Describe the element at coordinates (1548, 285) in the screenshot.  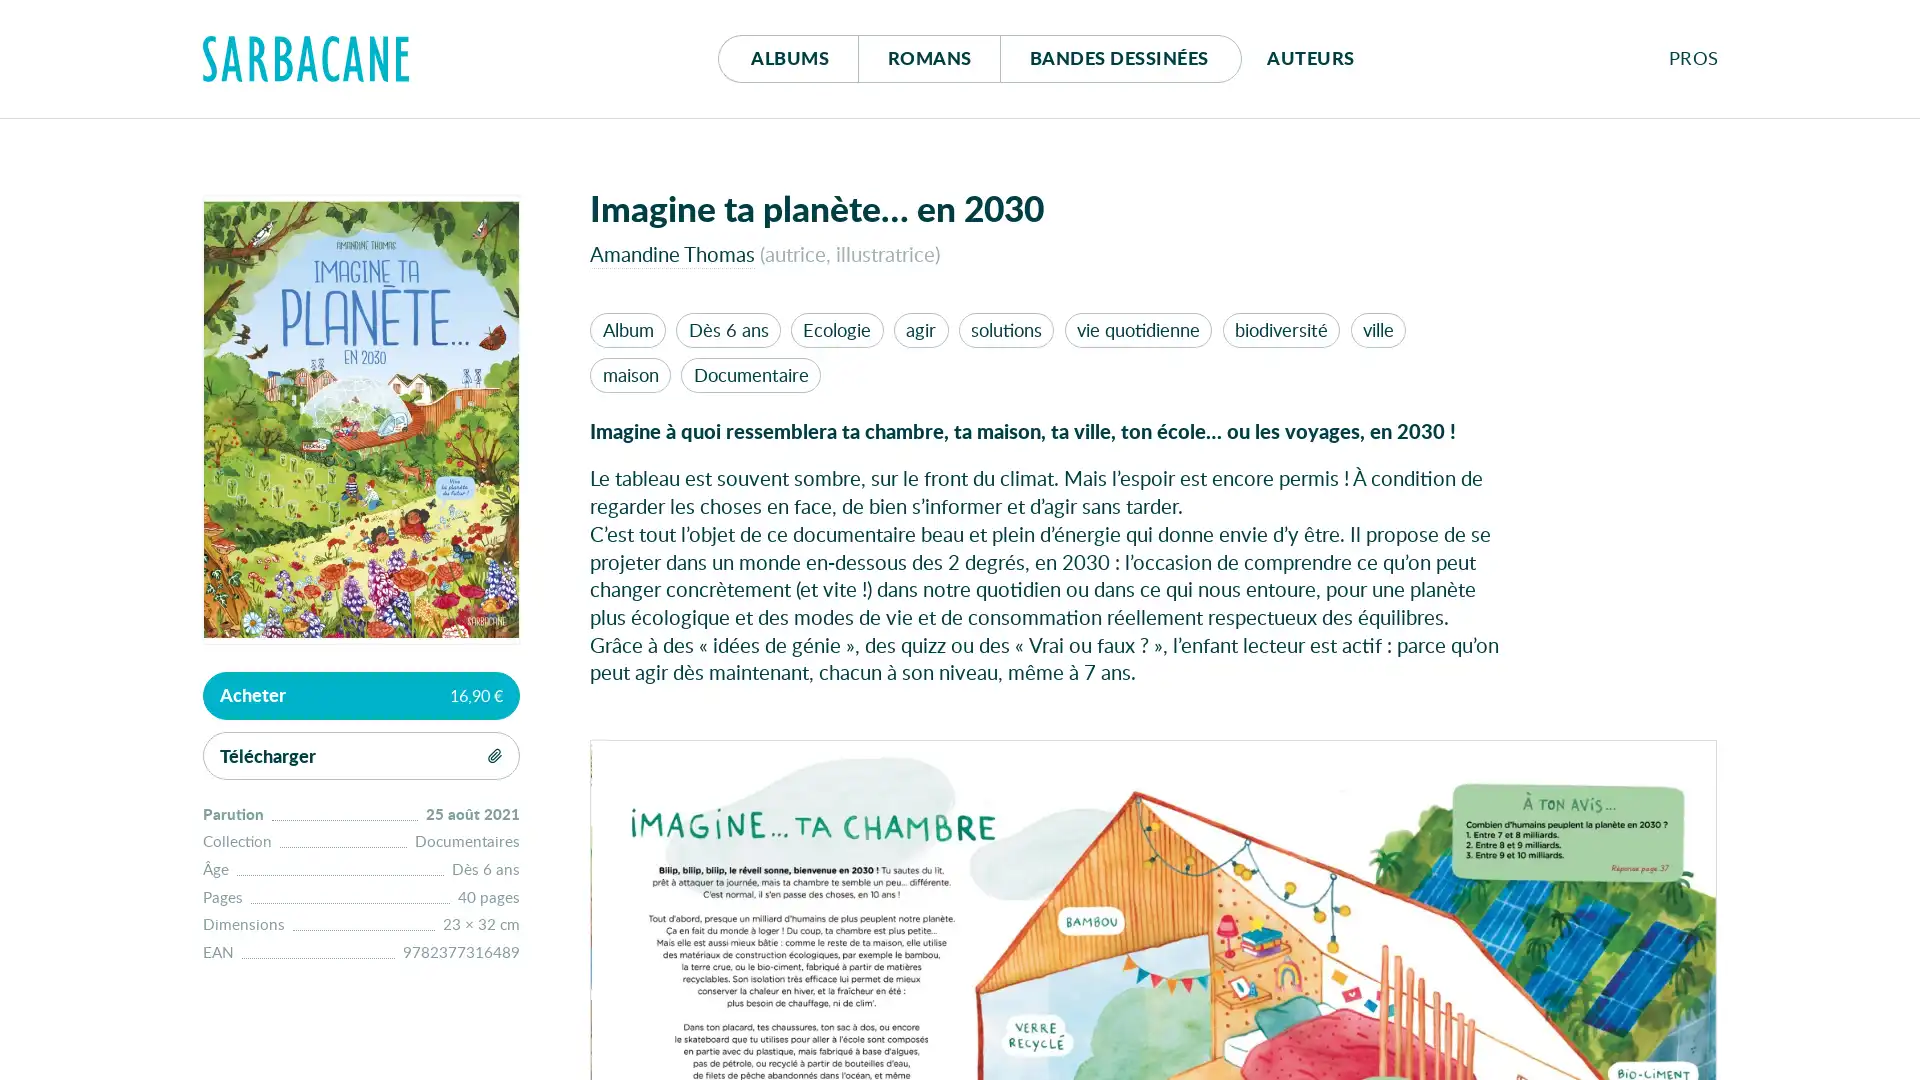
I see `Se connecter` at that location.